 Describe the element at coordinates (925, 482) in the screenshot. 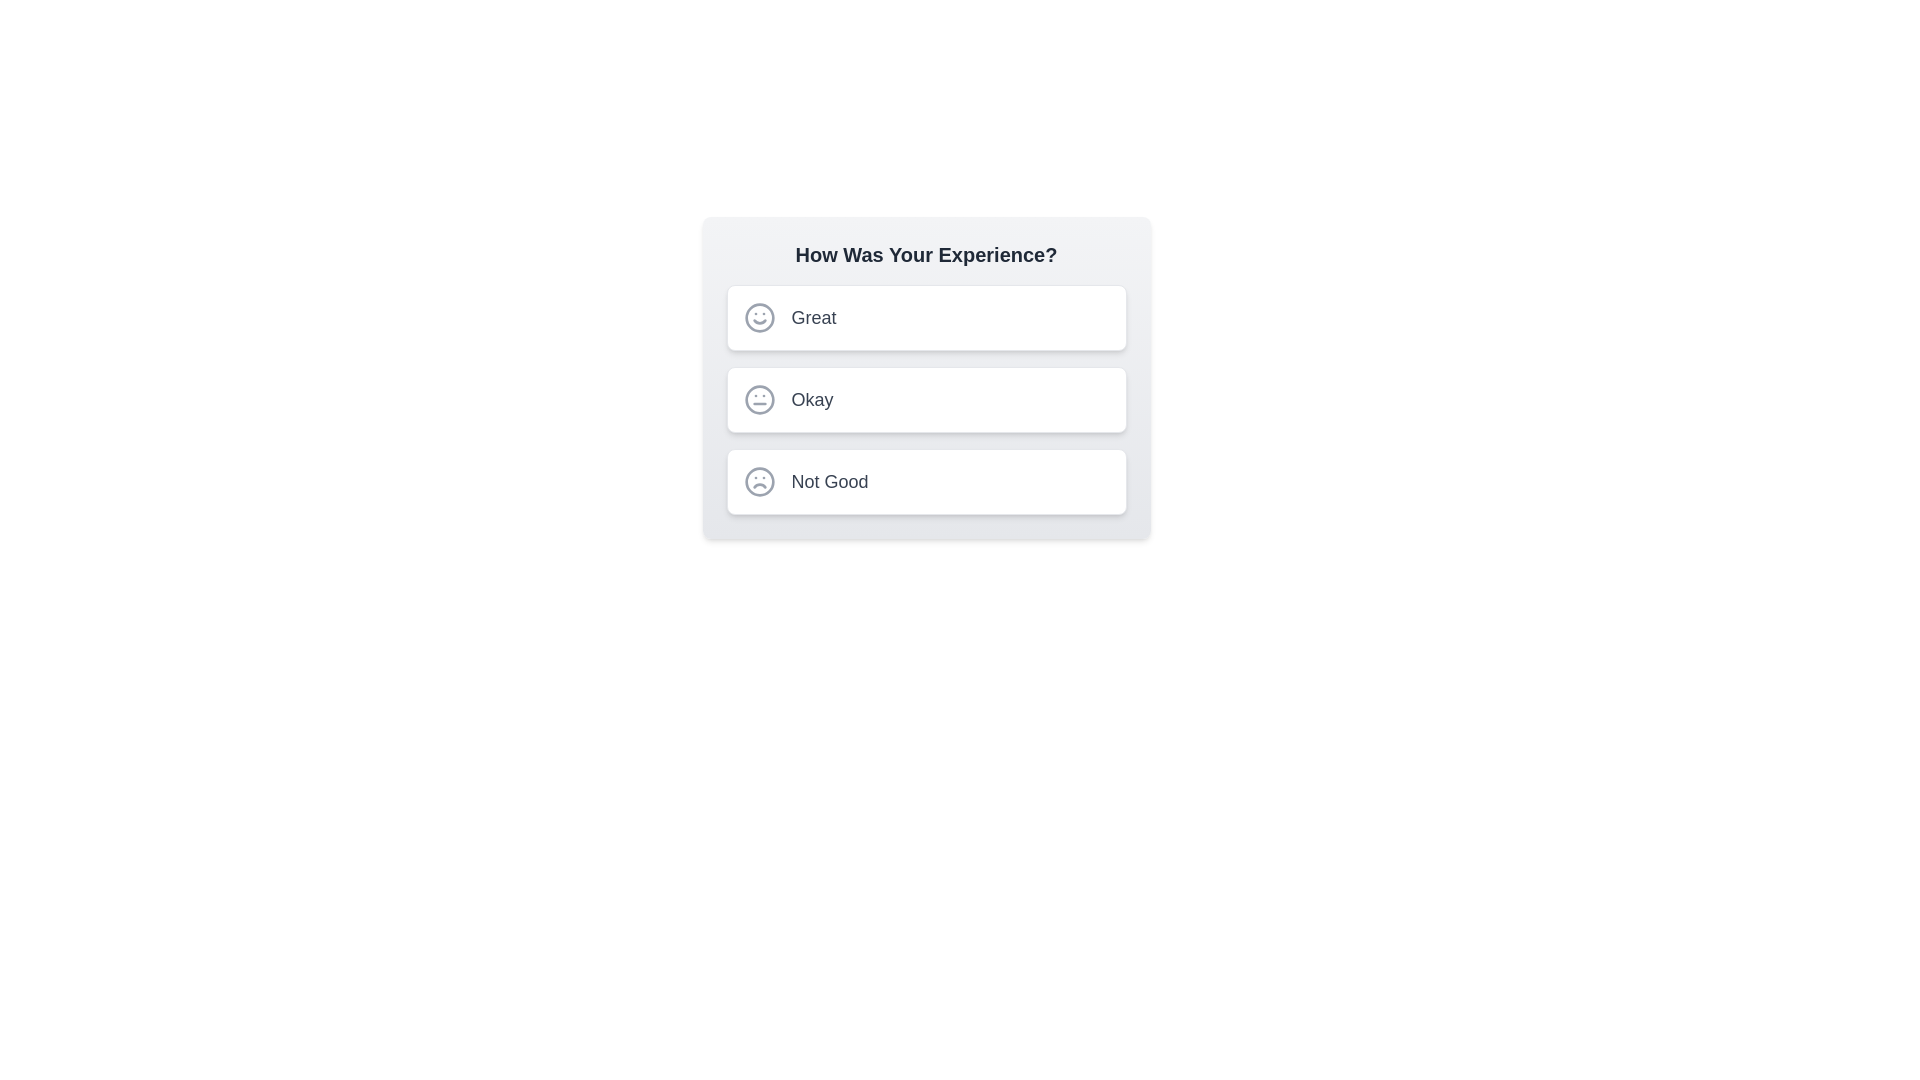

I see `the 'Not Good' button, which is the third button in a vertical stack of three buttons, located beneath the 'Great' and 'Okay' buttons` at that location.